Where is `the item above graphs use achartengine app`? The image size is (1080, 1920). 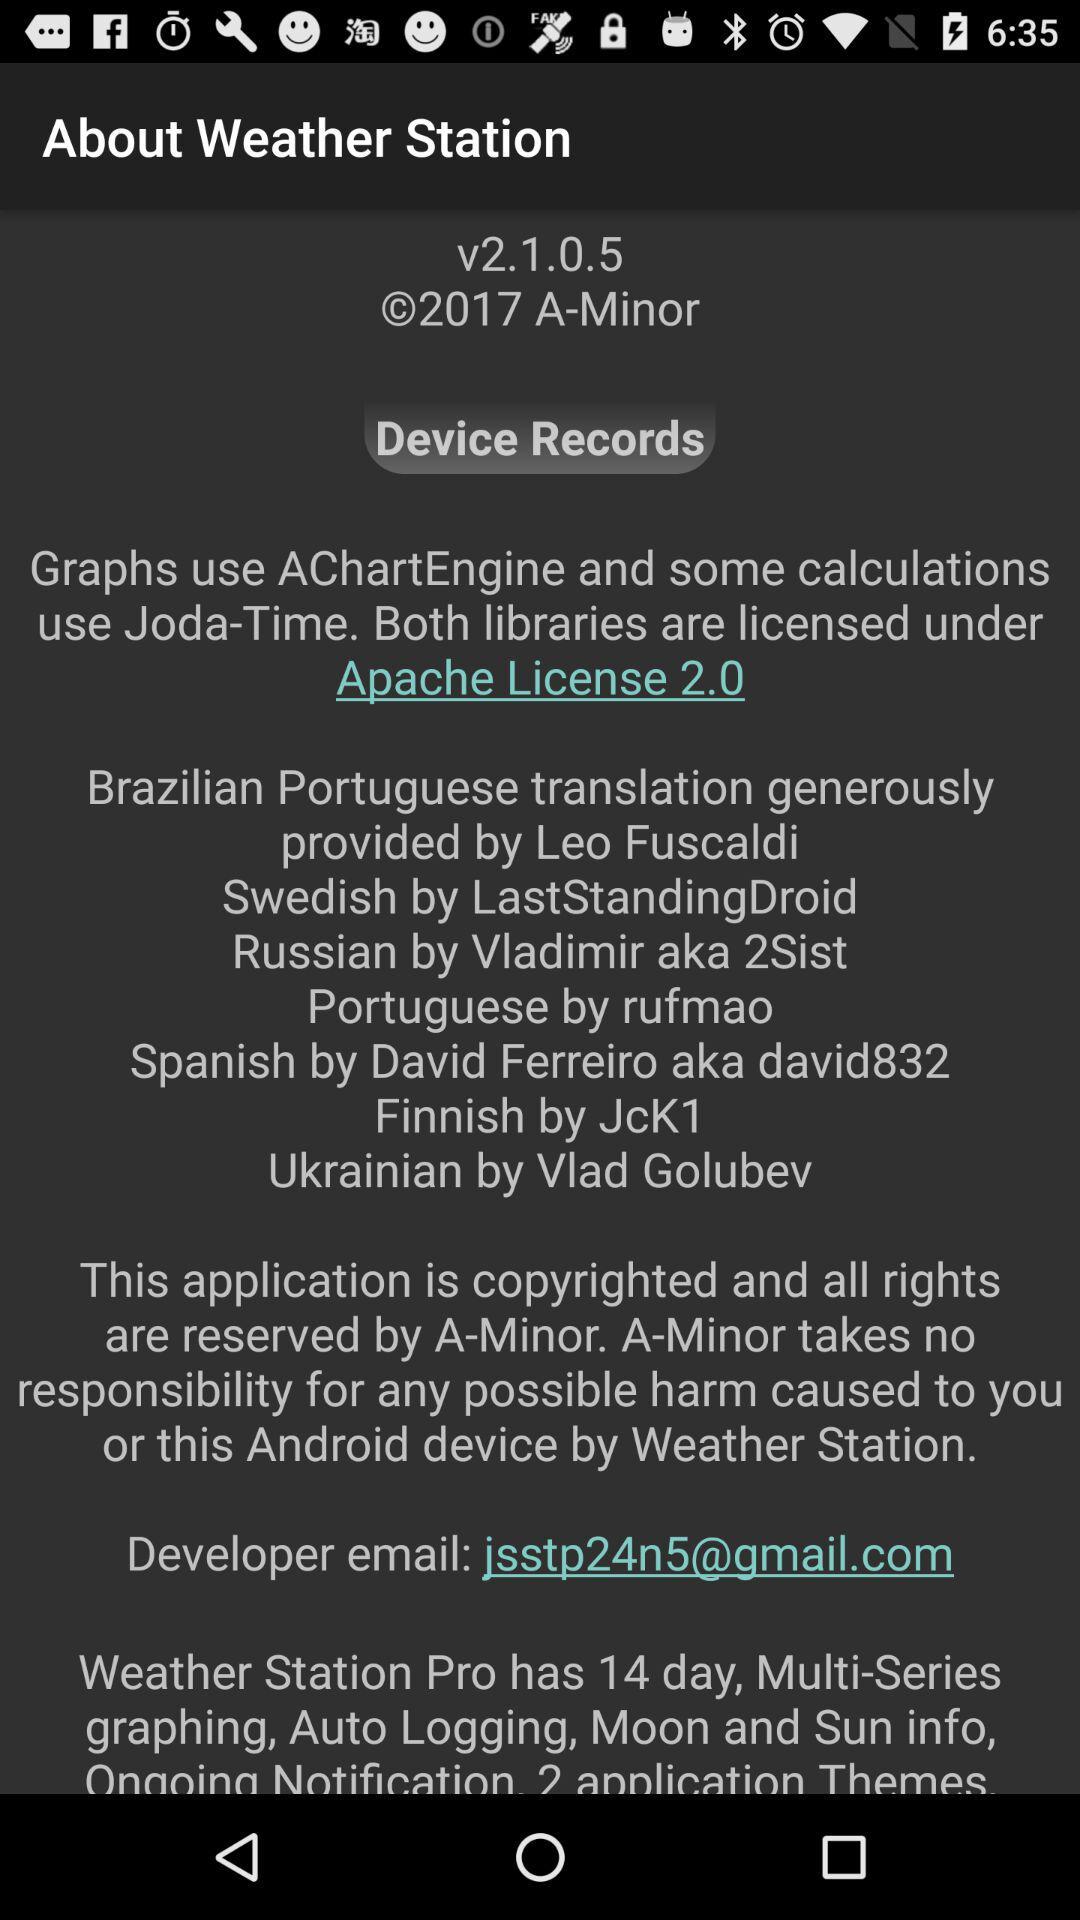
the item above graphs use achartengine app is located at coordinates (540, 435).